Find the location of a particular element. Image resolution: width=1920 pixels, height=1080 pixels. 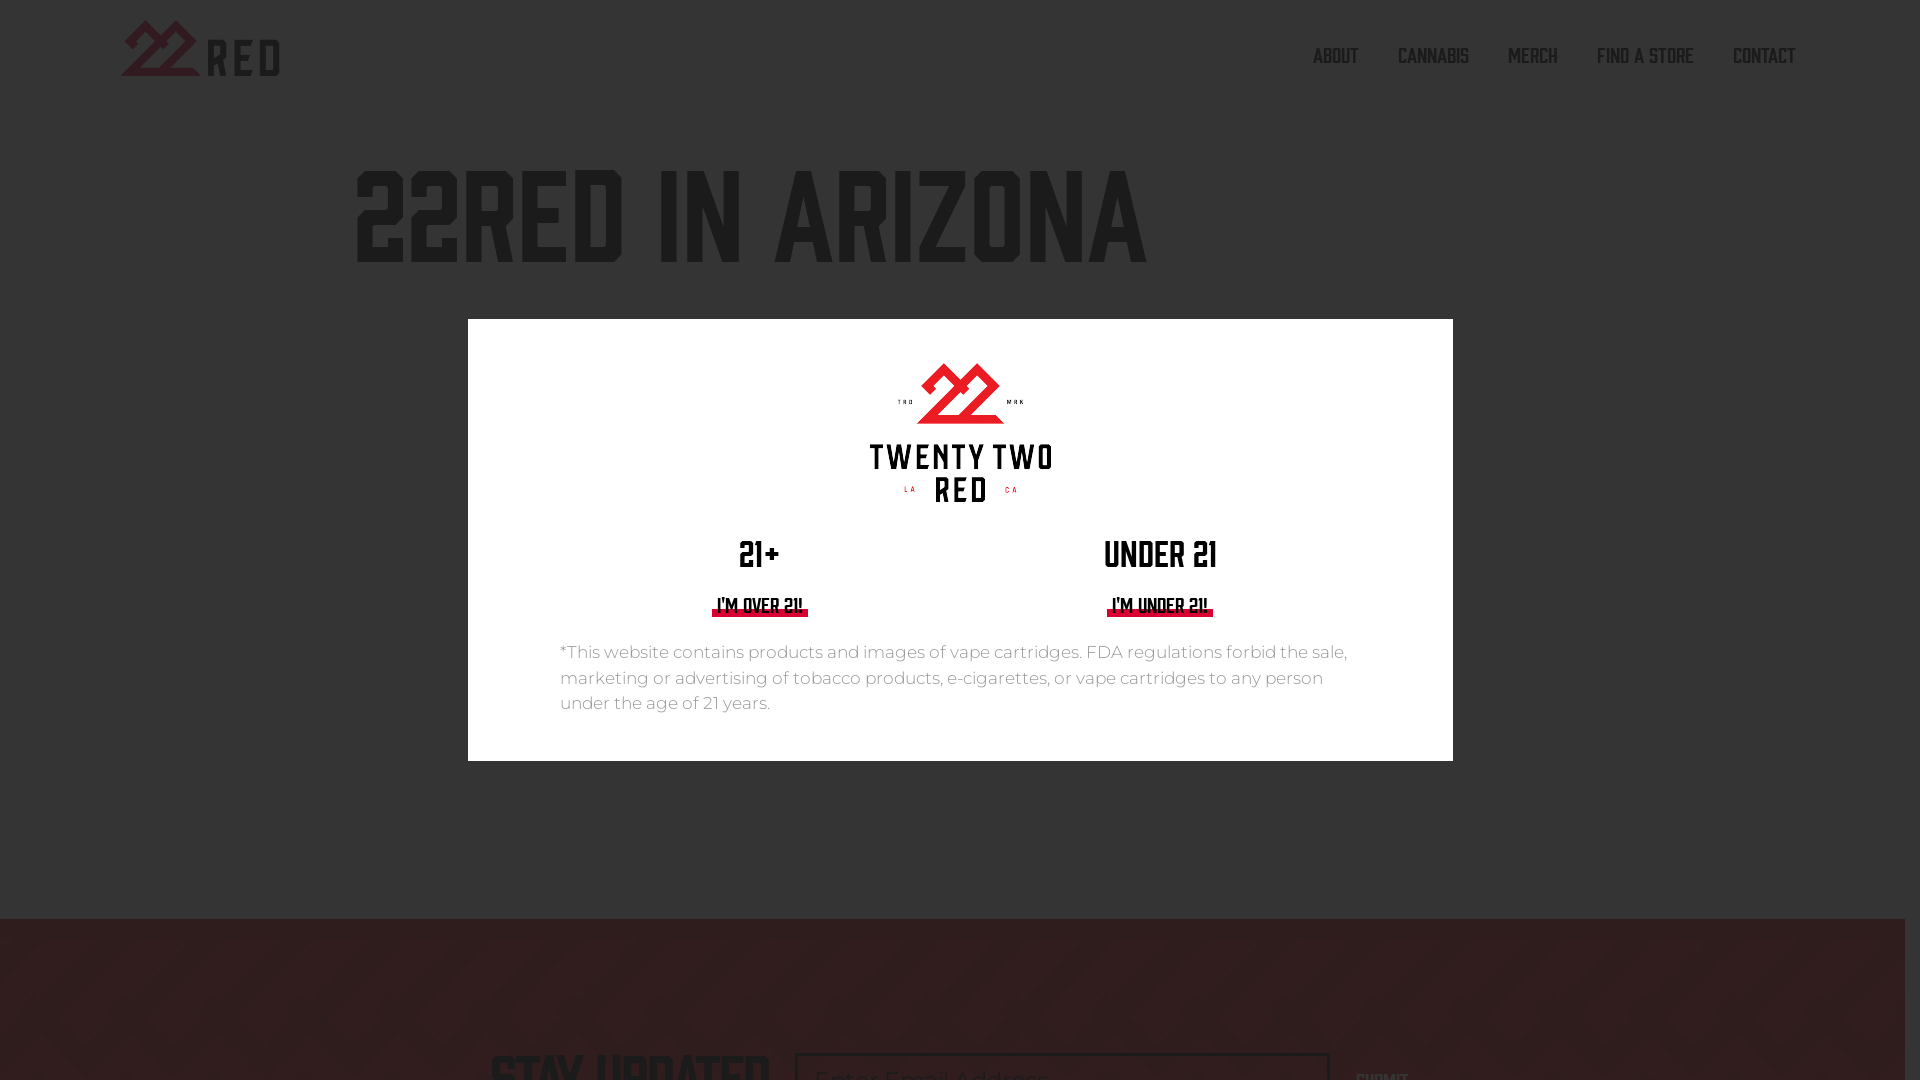

'FIND A STORE' is located at coordinates (1591, 53).